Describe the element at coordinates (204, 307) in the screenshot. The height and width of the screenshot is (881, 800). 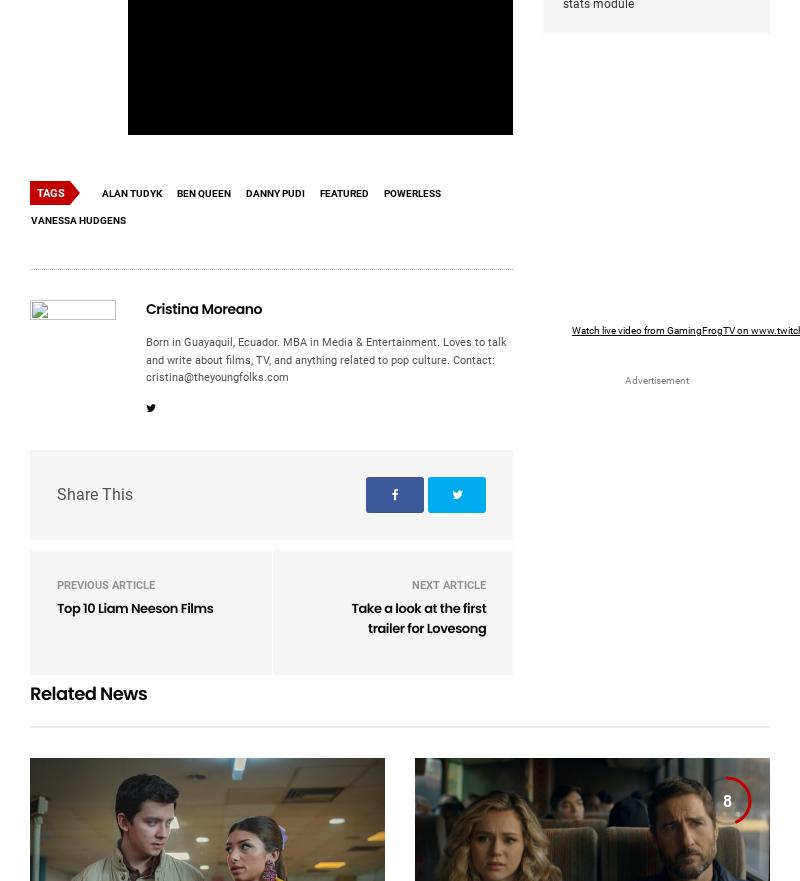
I see `'Cristina Moreano'` at that location.